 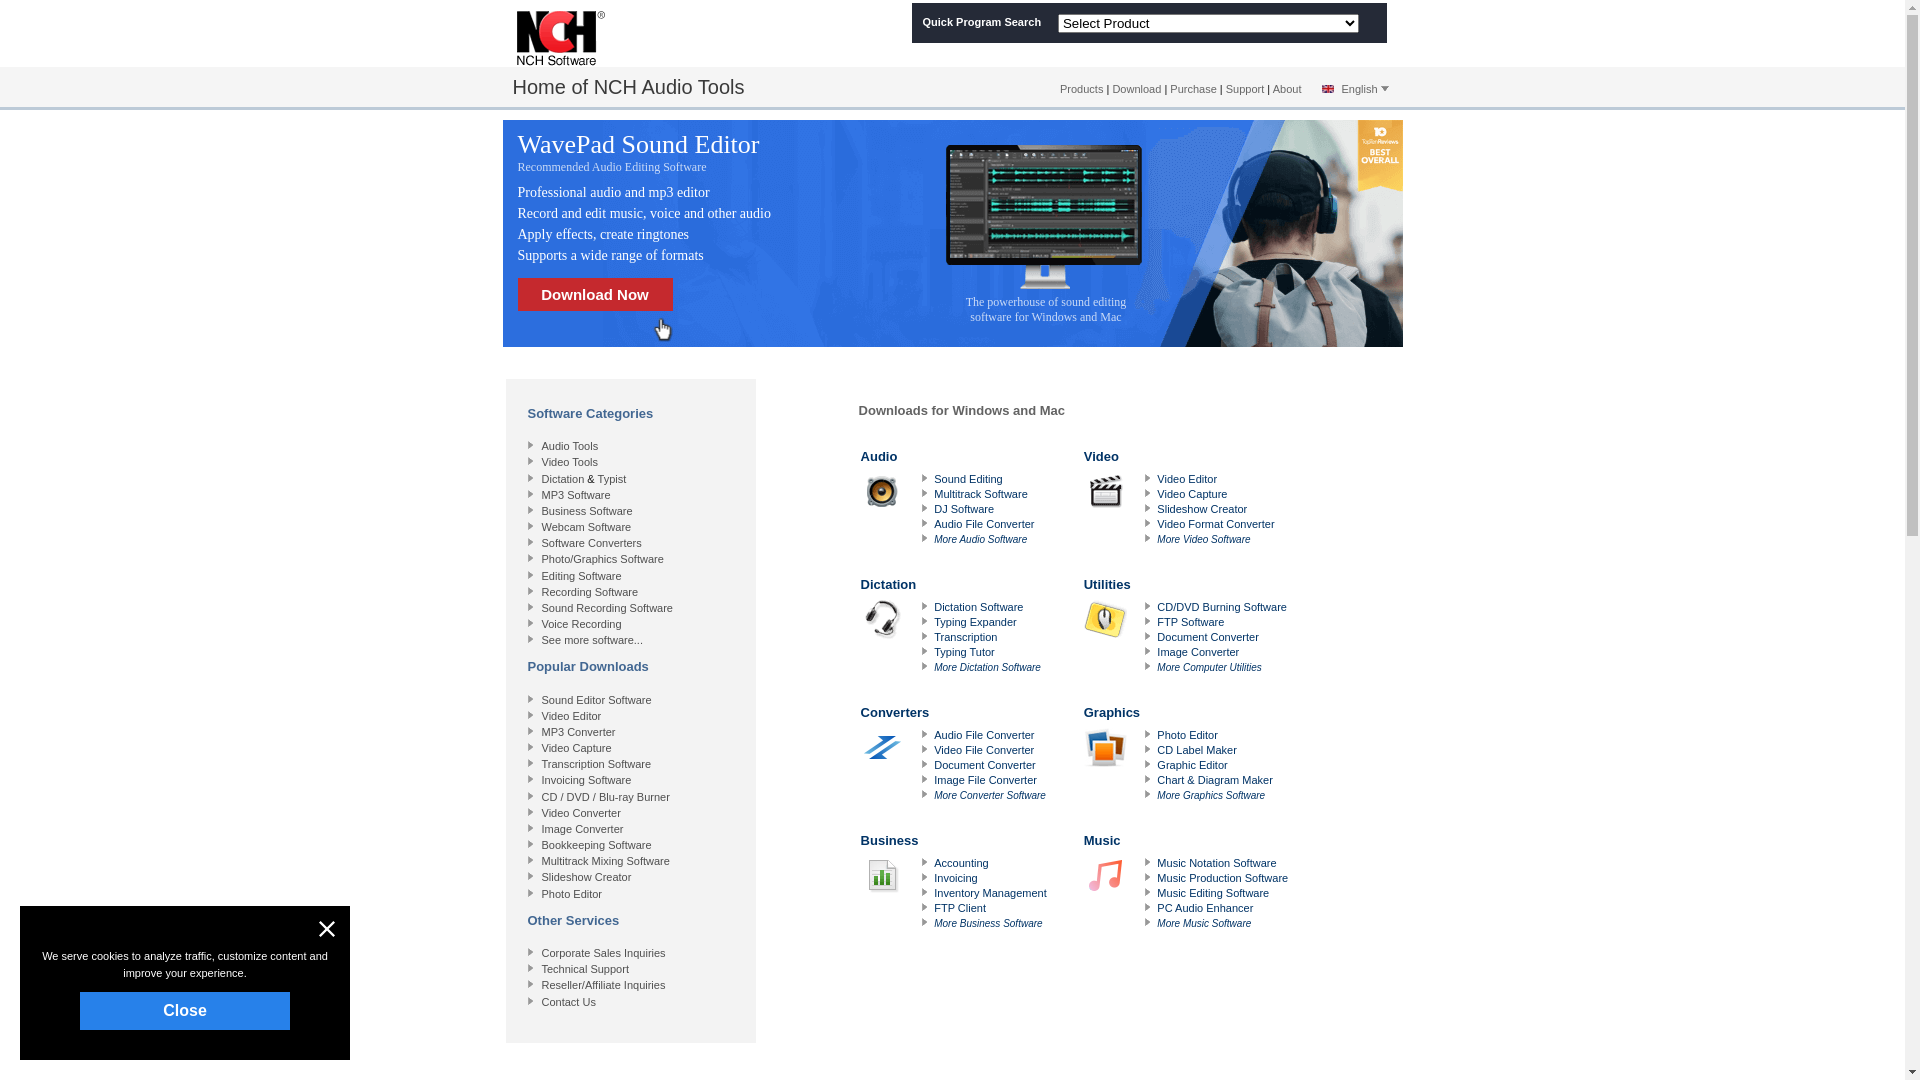 I want to click on 'Graphics', so click(x=1083, y=752).